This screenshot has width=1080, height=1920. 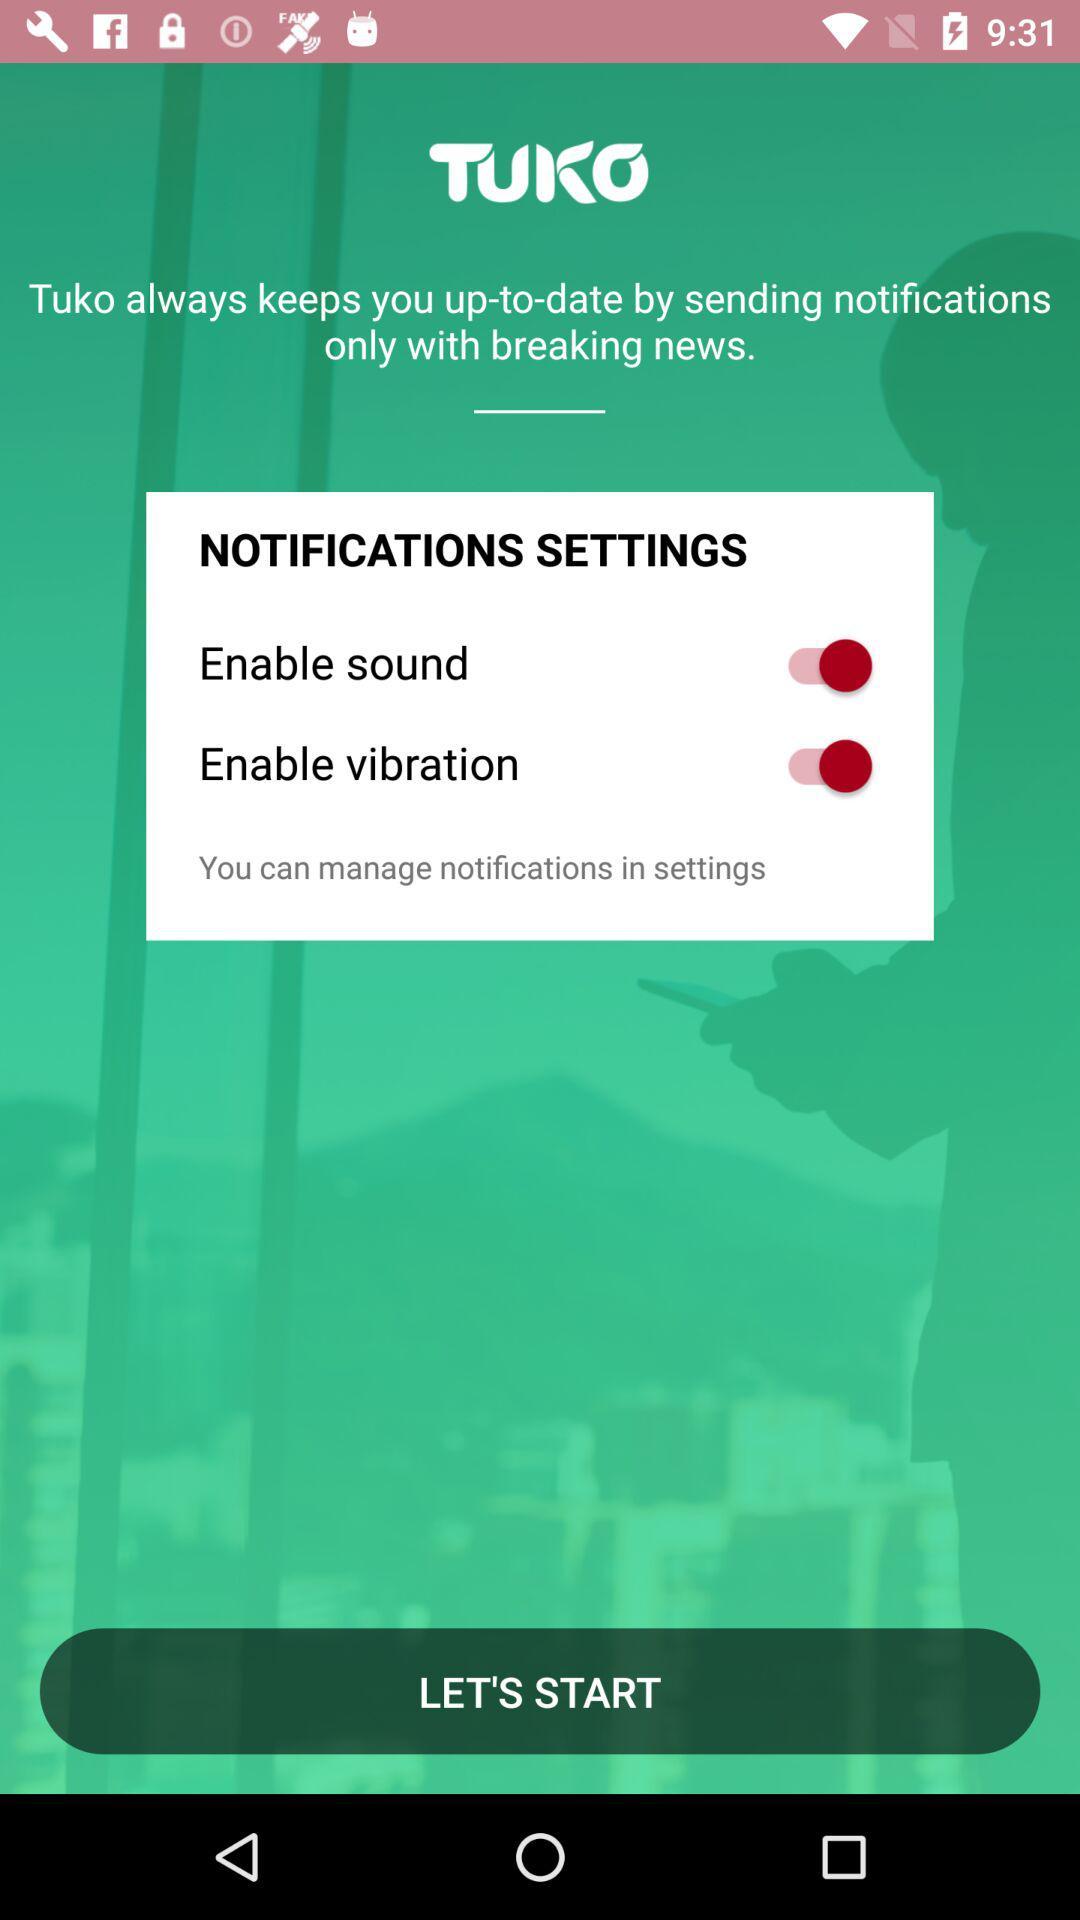 What do you see at coordinates (819, 765) in the screenshot?
I see `enable vibration` at bounding box center [819, 765].